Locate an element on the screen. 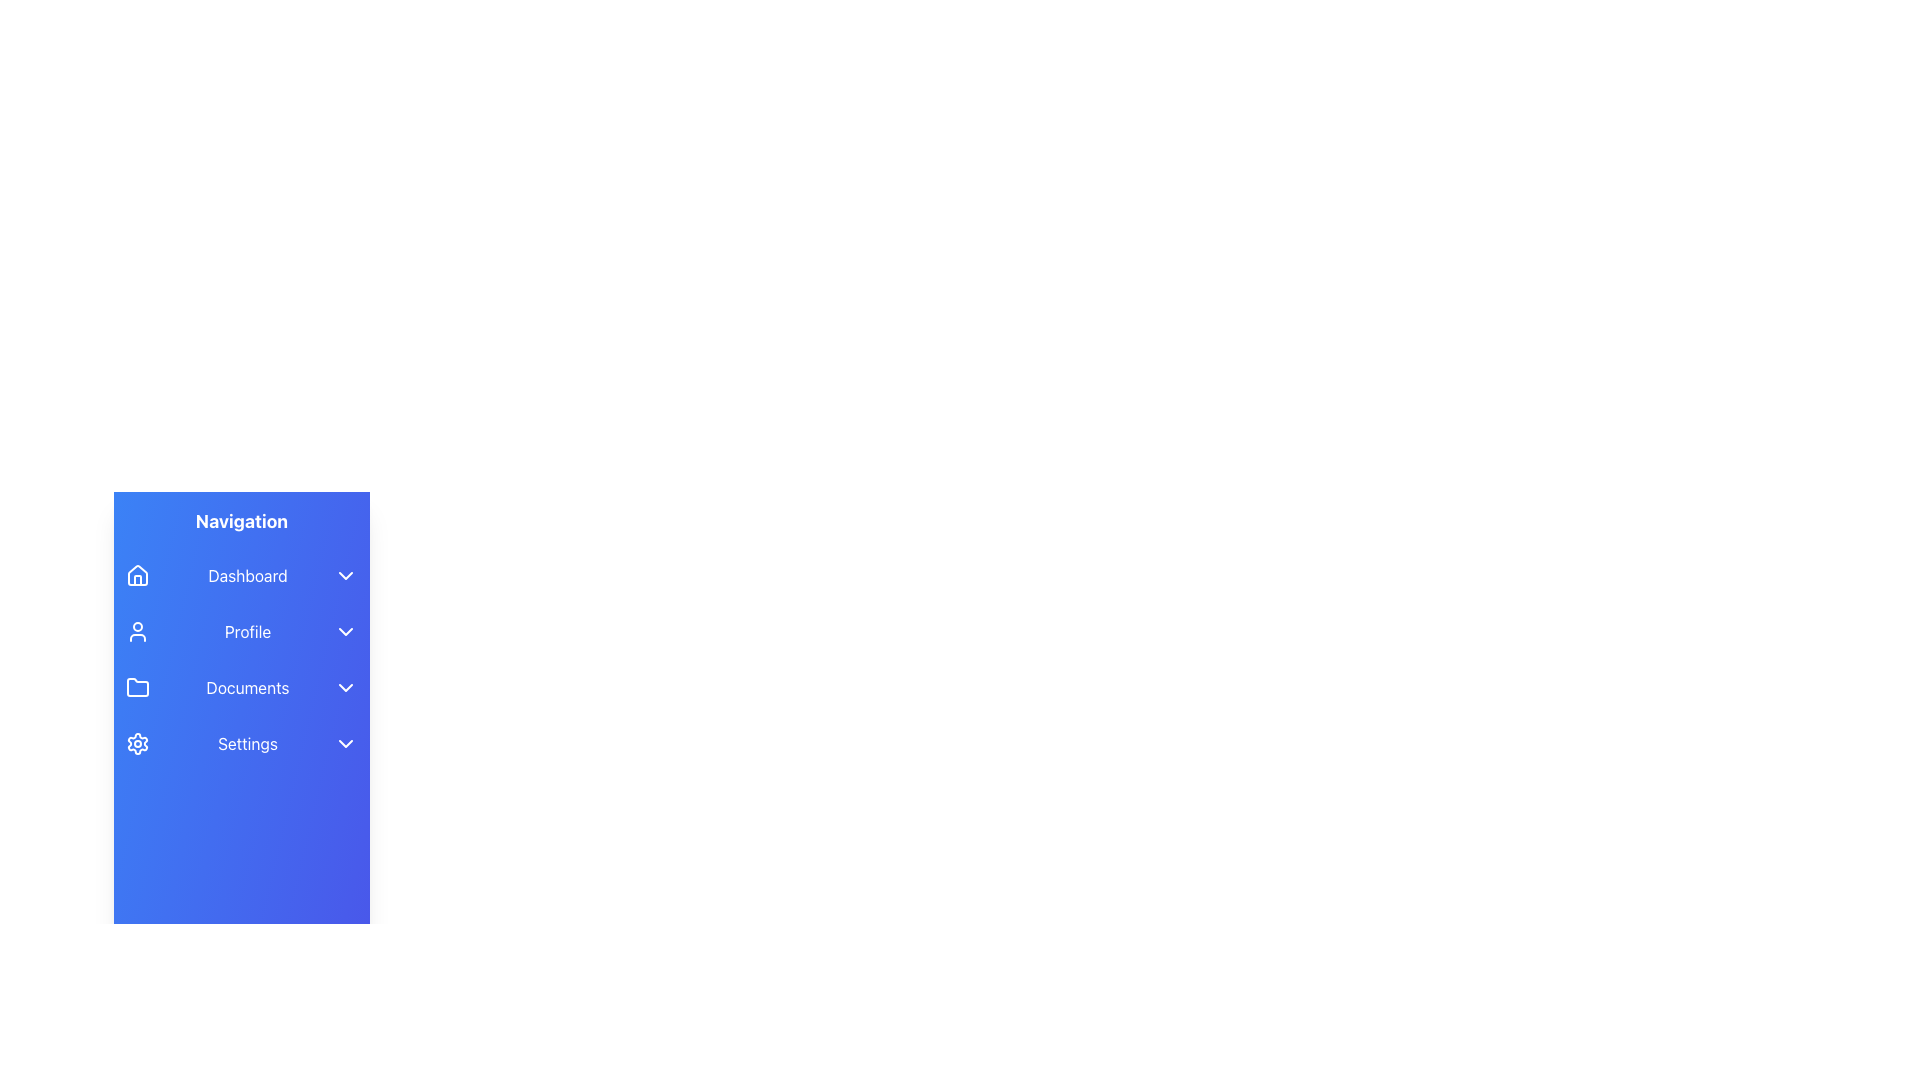  the 'Documents' icon in the navigation menu, which is located to the left of the text labeled 'Documents' is located at coordinates (137, 686).